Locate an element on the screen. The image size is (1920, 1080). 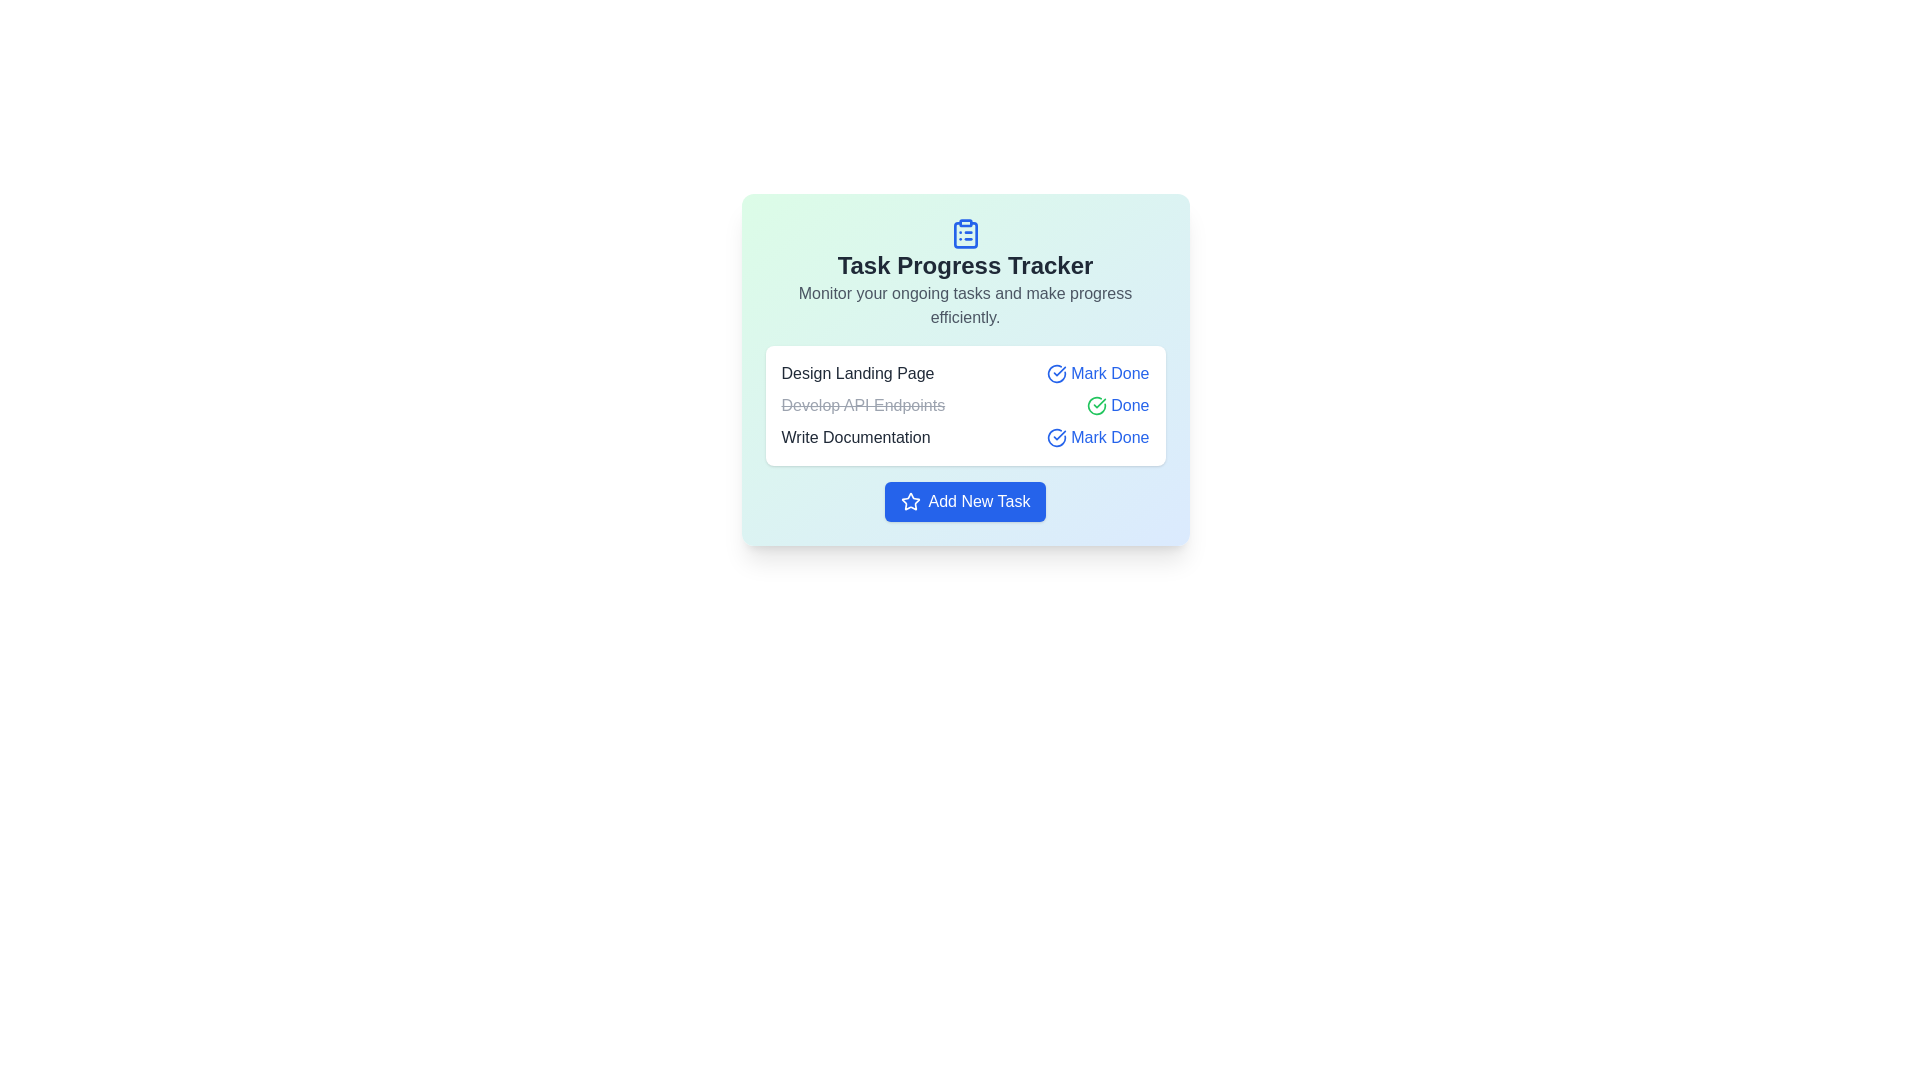
the title and subtitle section of the task tracker interface, which is located at the top-center of the card, directly above the task list and below the logo is located at coordinates (965, 273).